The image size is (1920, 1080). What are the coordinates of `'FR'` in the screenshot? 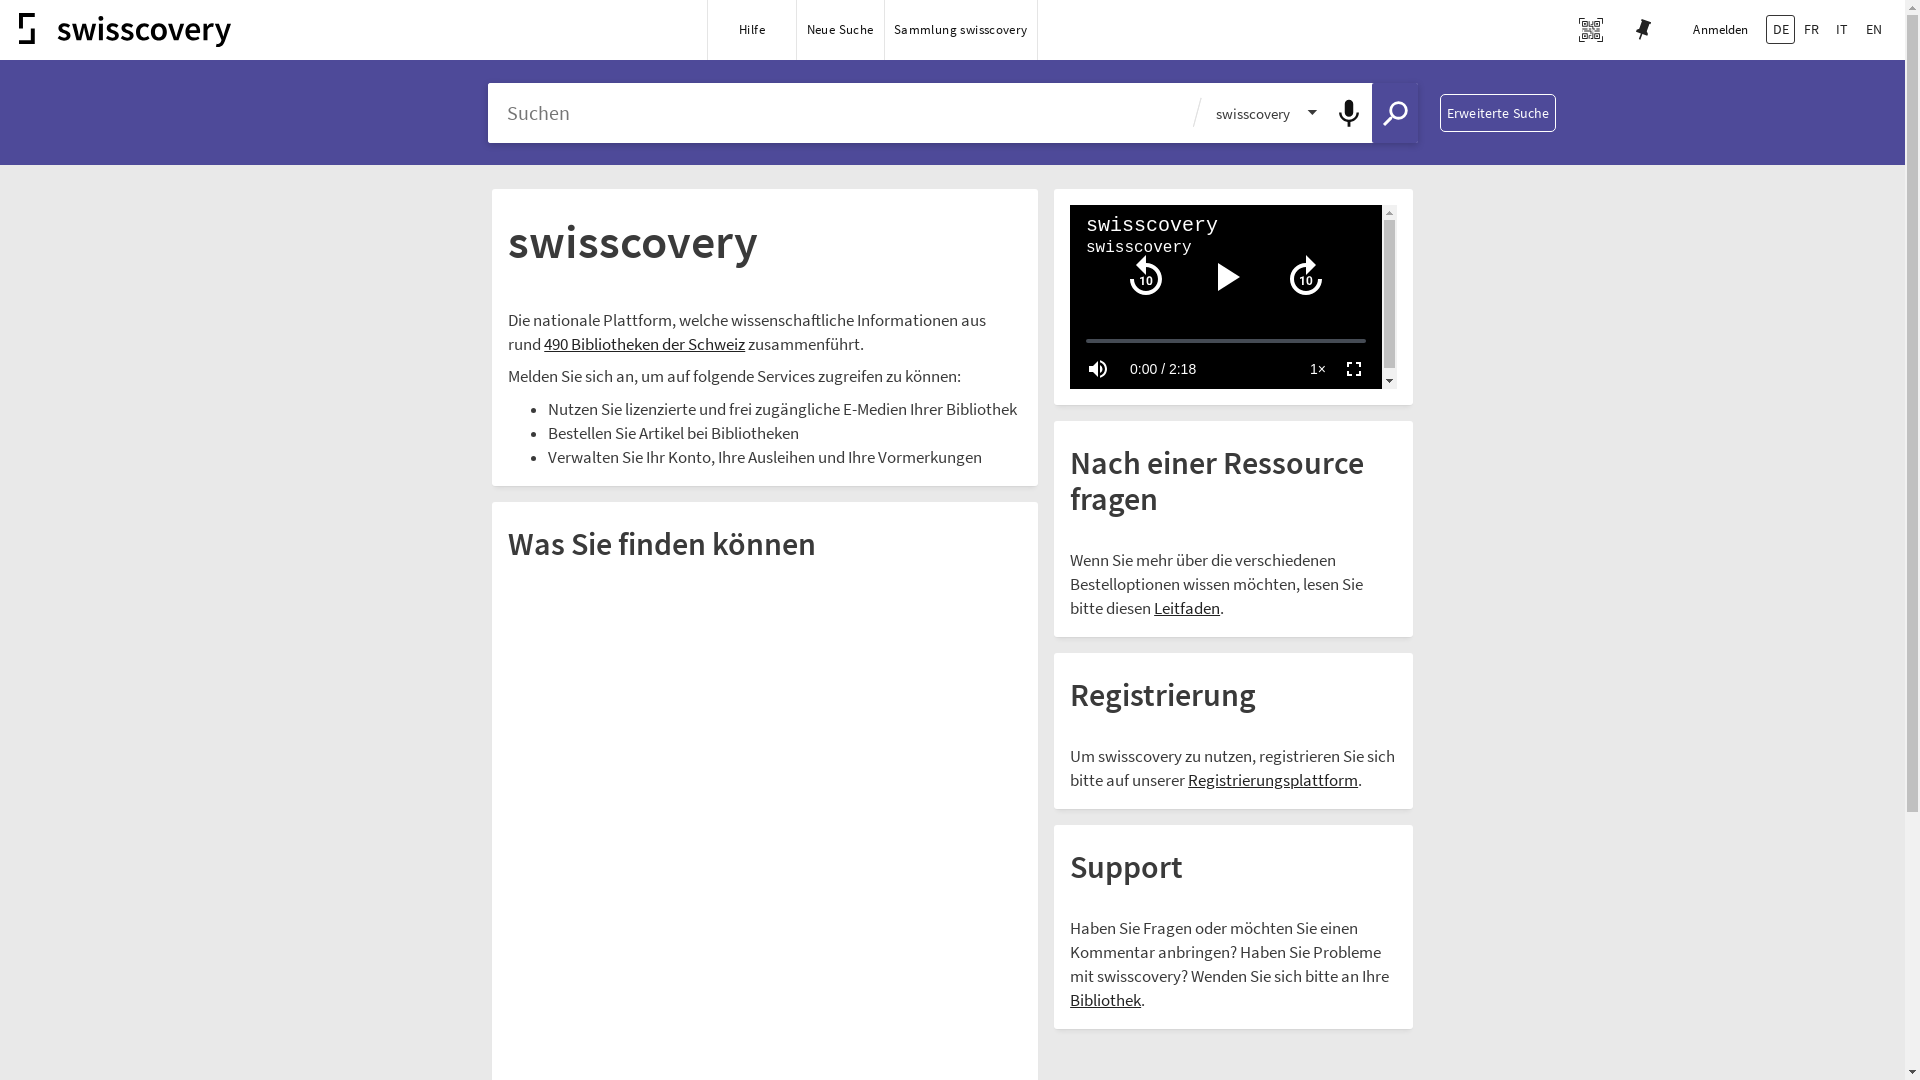 It's located at (1811, 29).